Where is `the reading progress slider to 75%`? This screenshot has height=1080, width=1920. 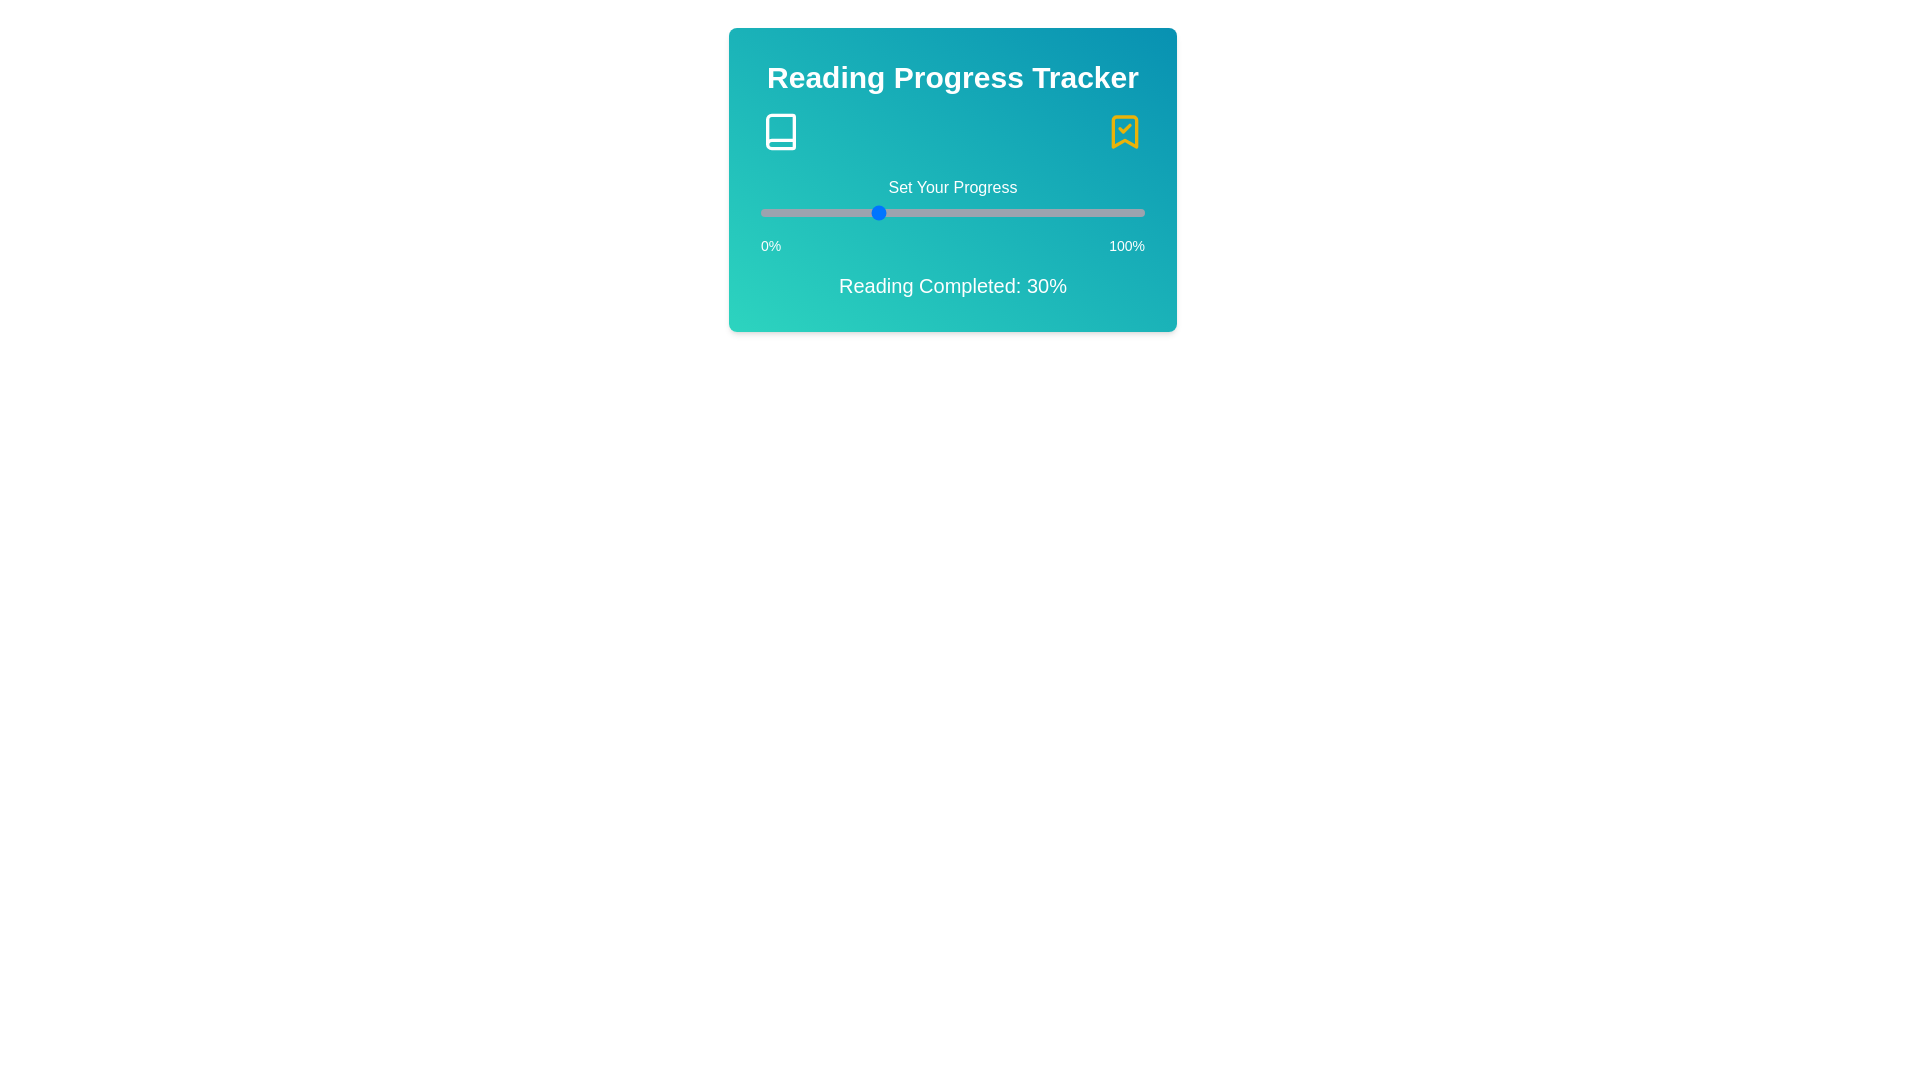
the reading progress slider to 75% is located at coordinates (1048, 212).